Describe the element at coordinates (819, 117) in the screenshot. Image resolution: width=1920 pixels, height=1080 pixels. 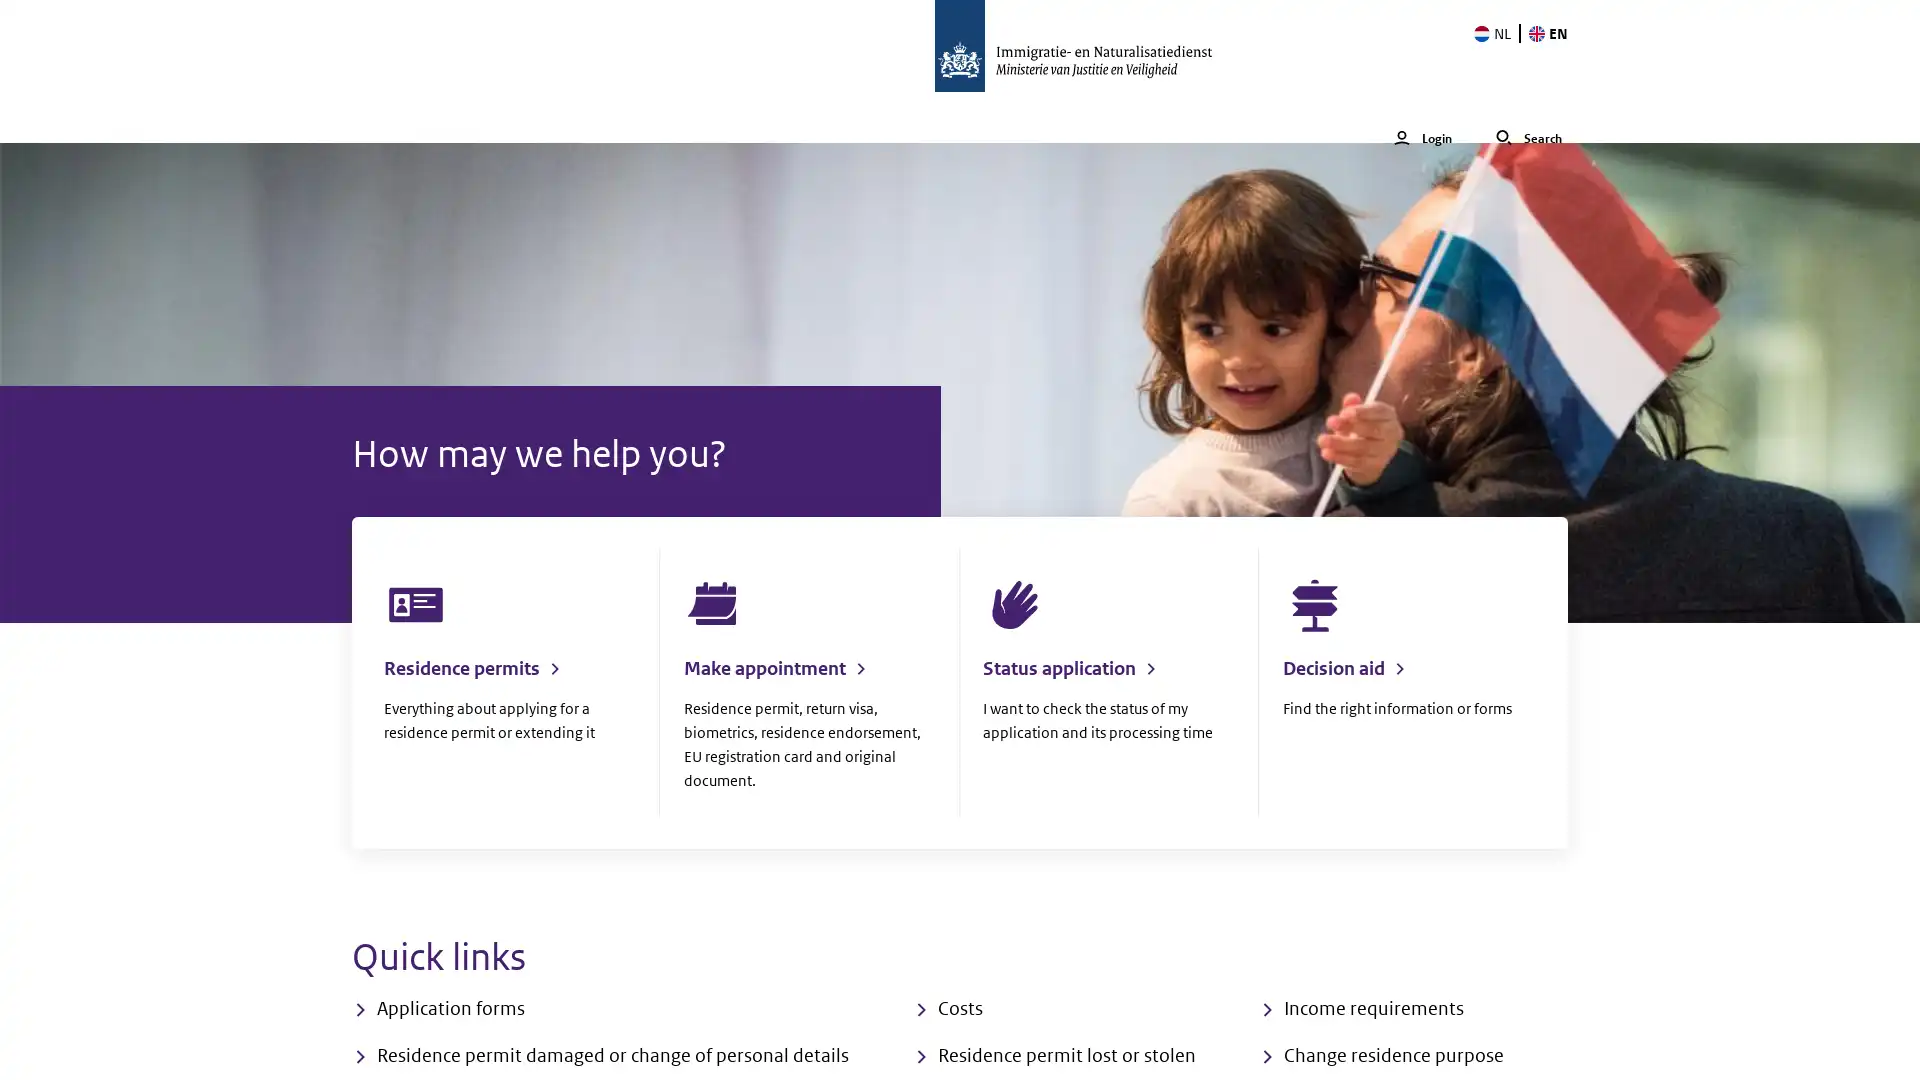
I see `About us` at that location.